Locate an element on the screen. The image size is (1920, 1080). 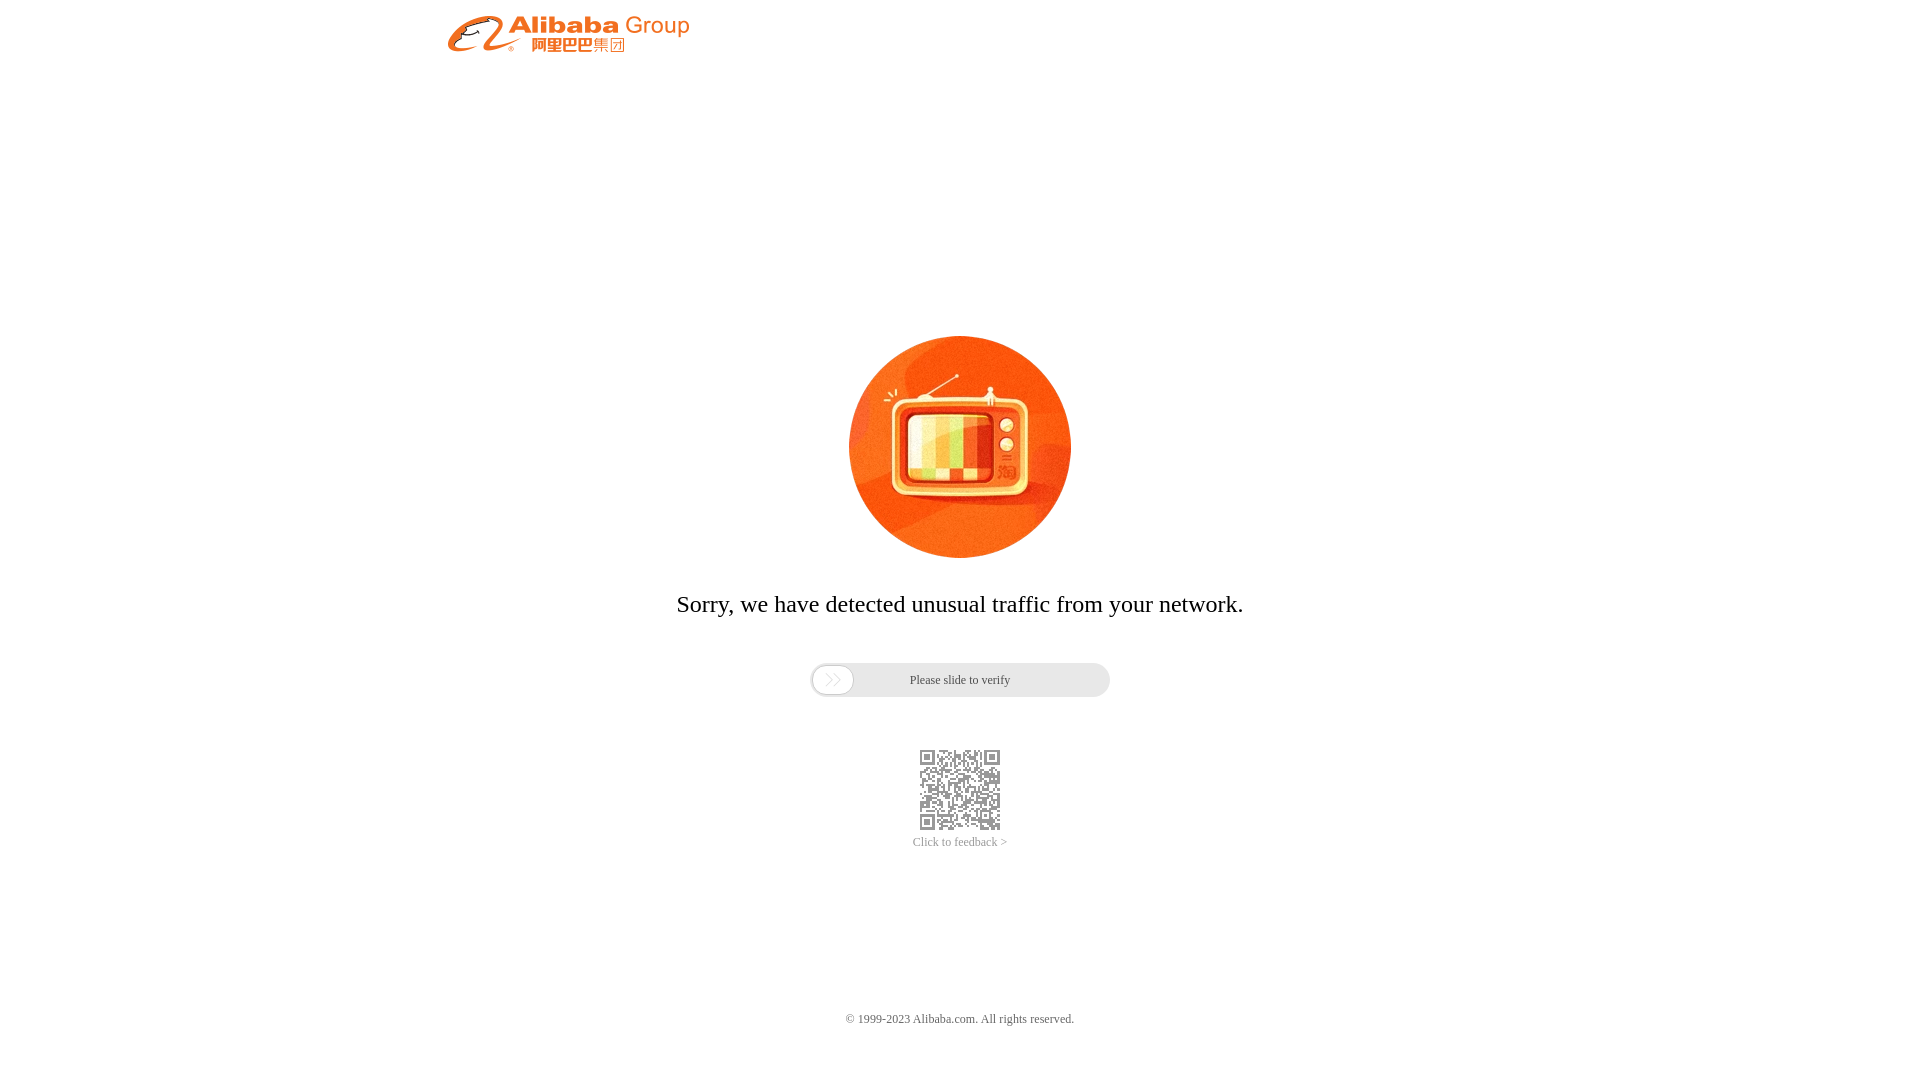
'Click to feedback >' is located at coordinates (960, 842).